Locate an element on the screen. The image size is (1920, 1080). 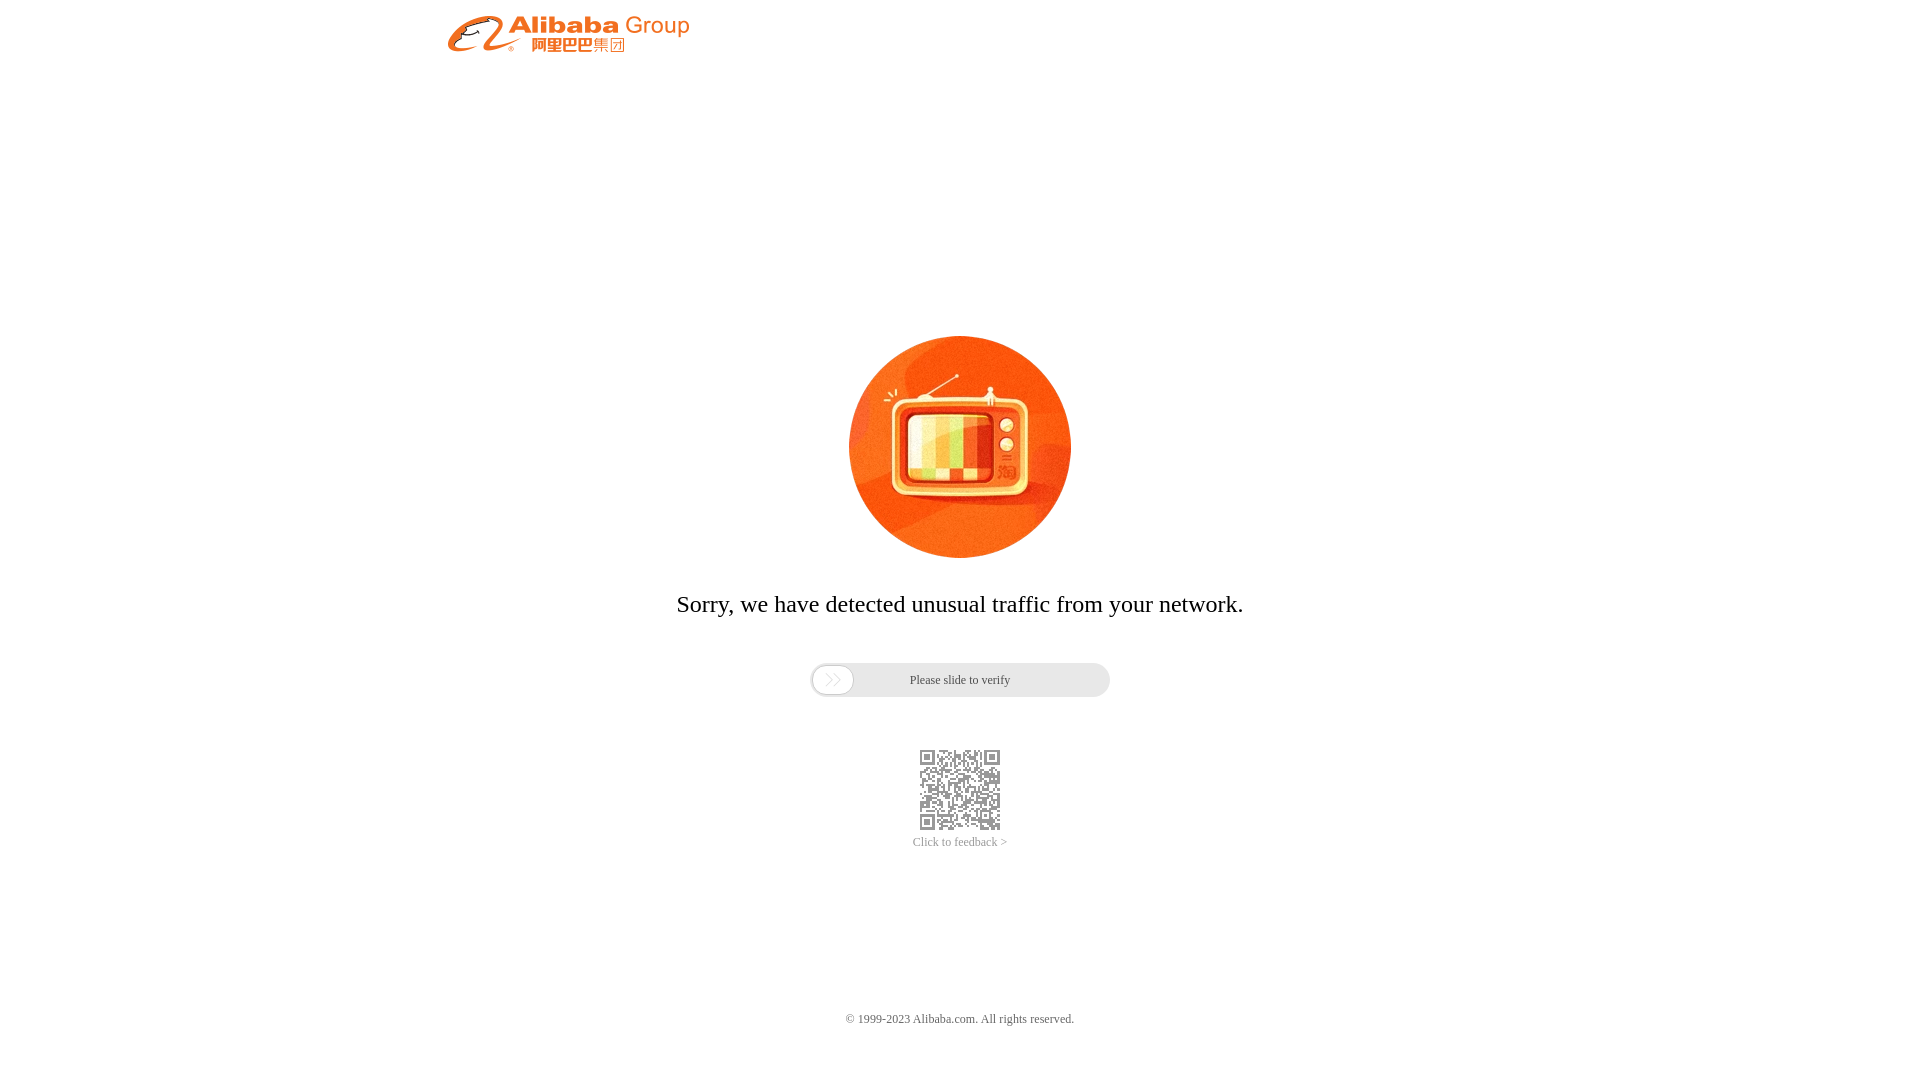
'Click to feedback >' is located at coordinates (960, 842).